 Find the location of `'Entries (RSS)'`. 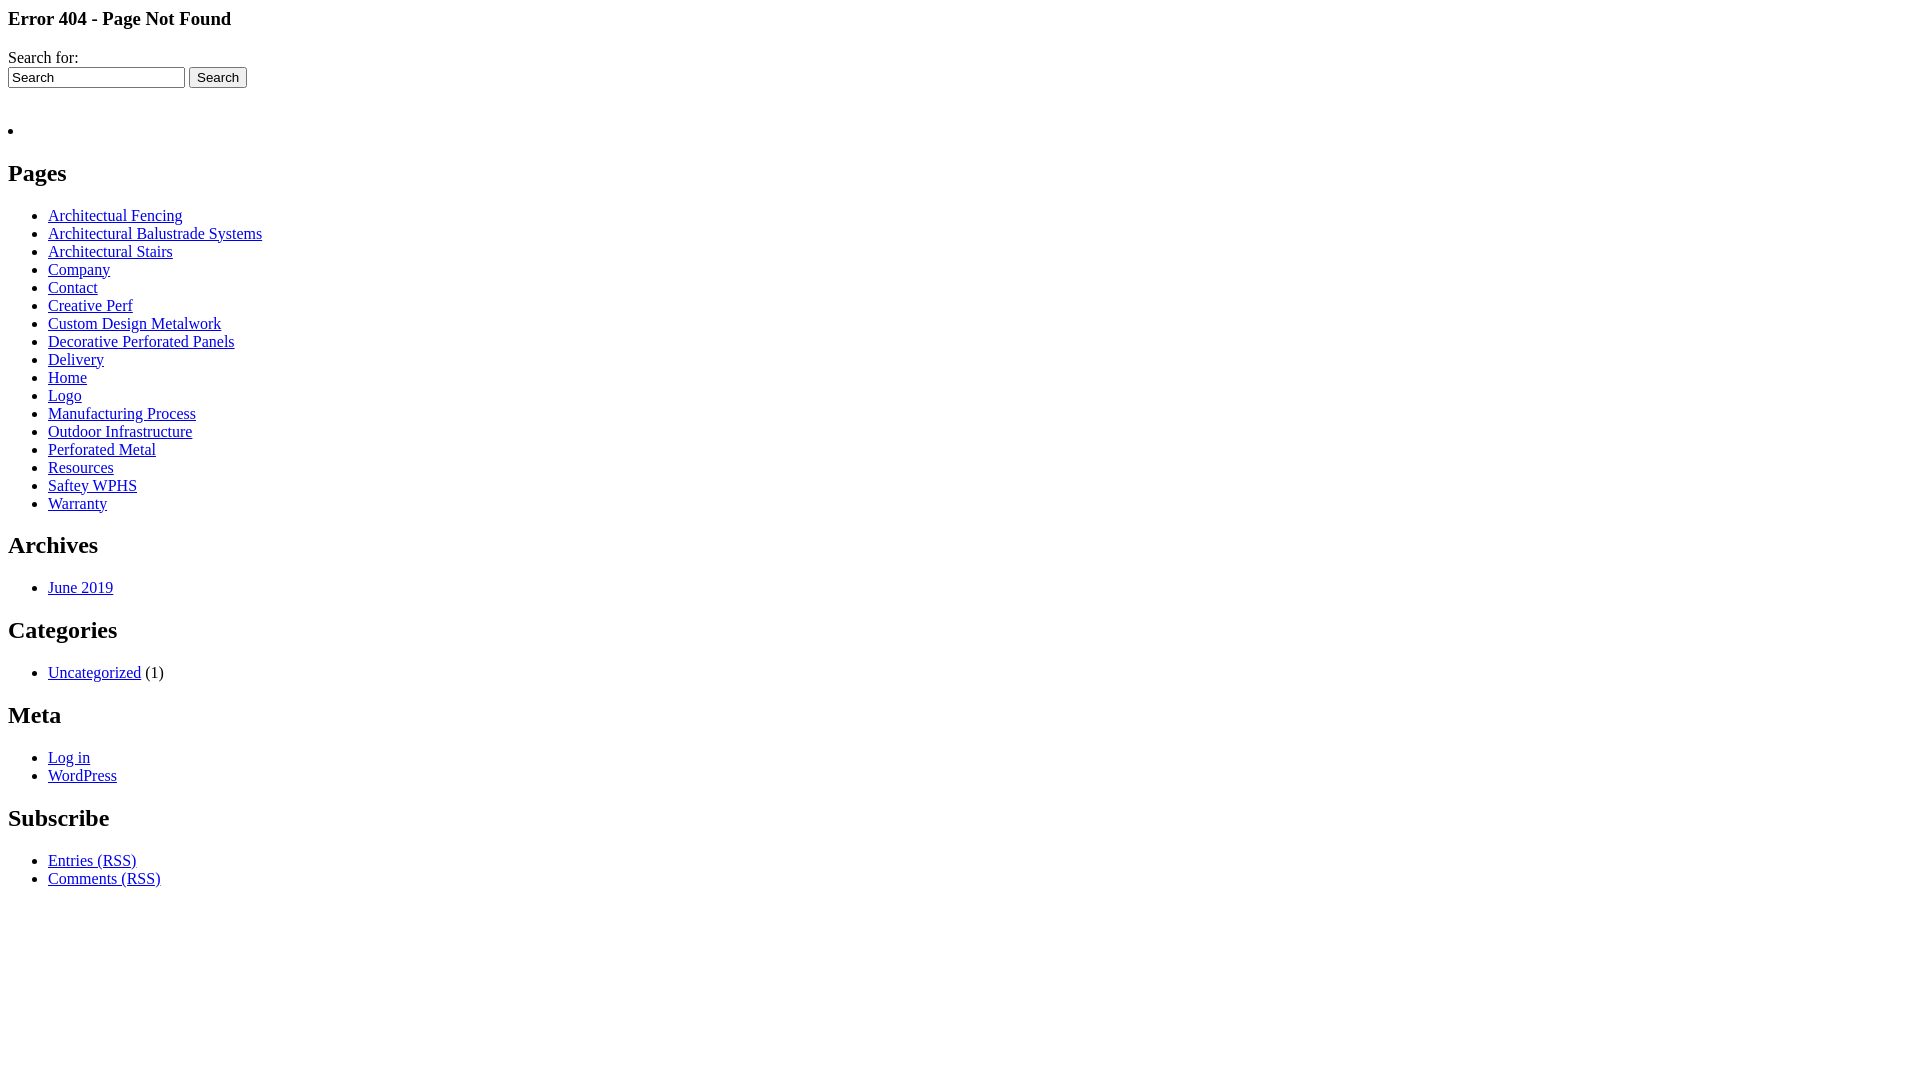

'Entries (RSS)' is located at coordinates (90, 859).